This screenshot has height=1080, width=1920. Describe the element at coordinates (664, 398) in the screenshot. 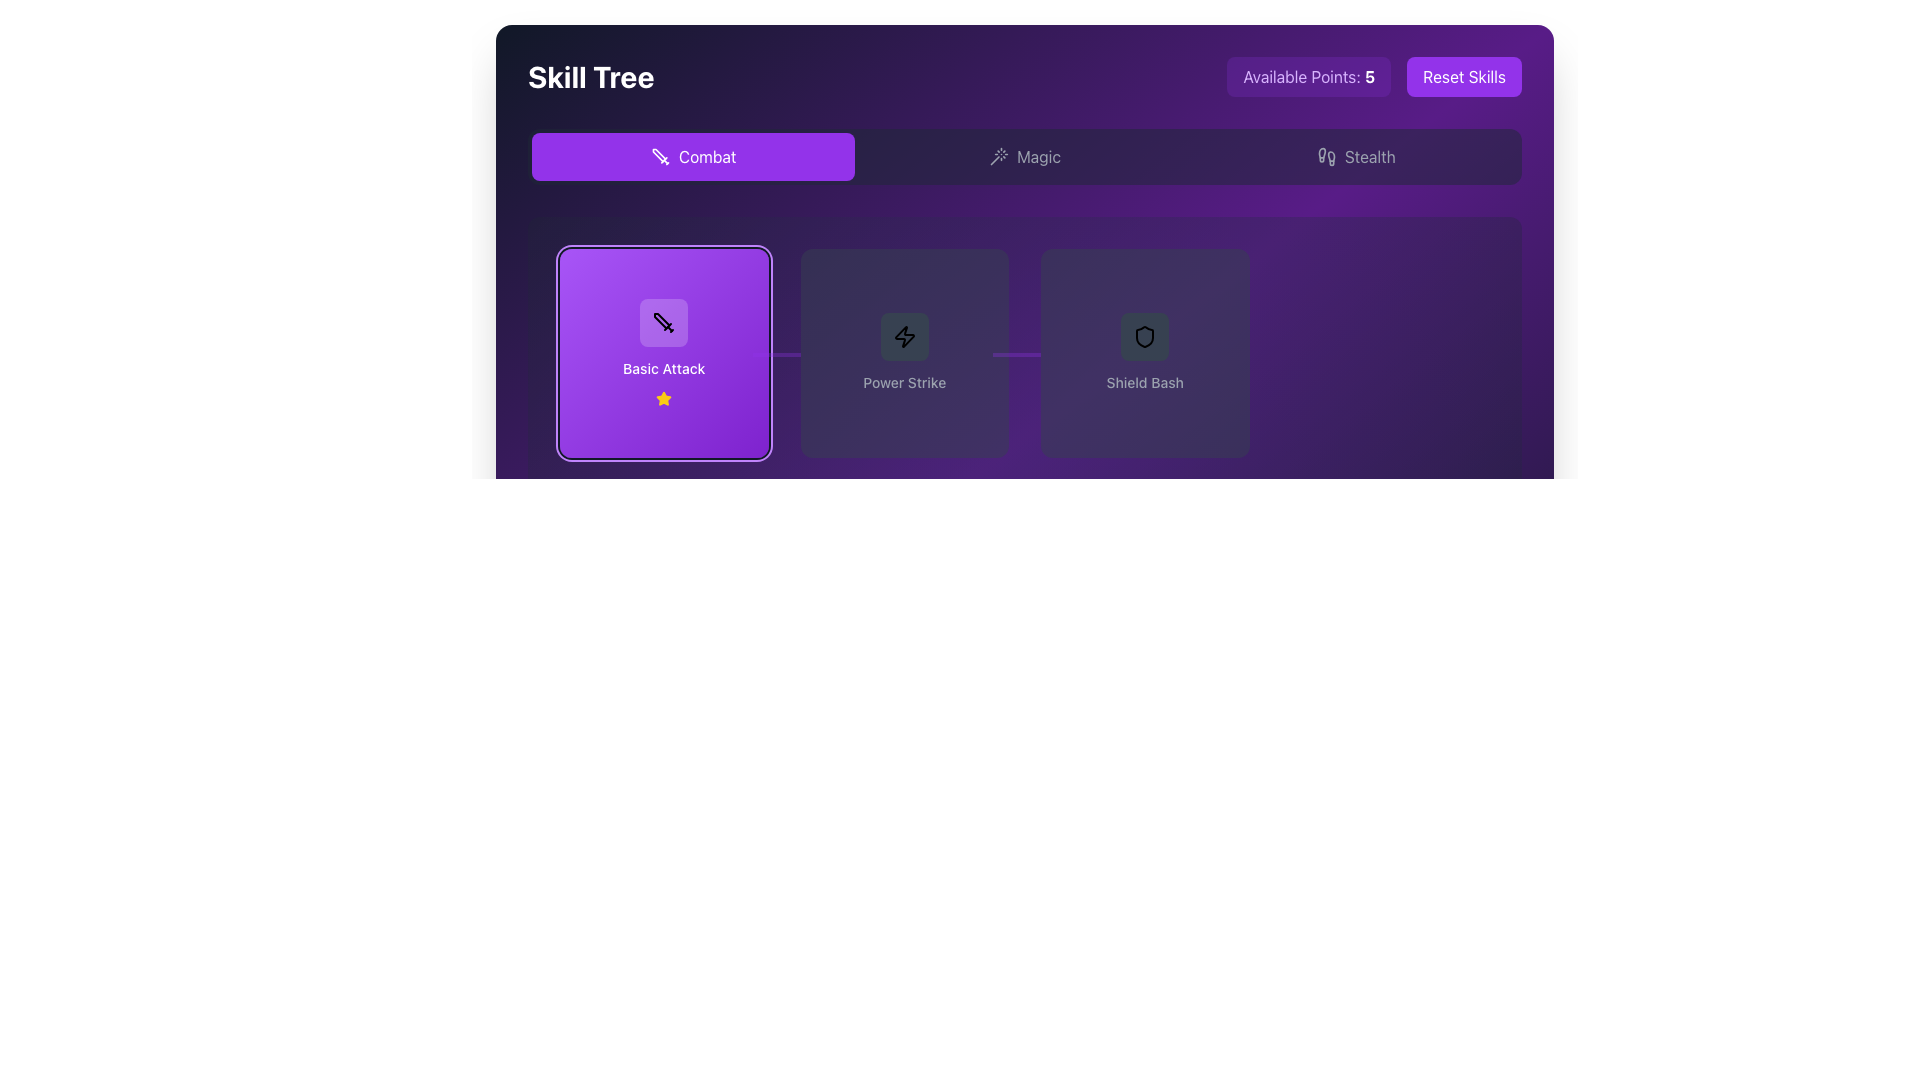

I see `the star icon representing a rating or award feature in the 'Basic Attack' section of the skill tree` at that location.